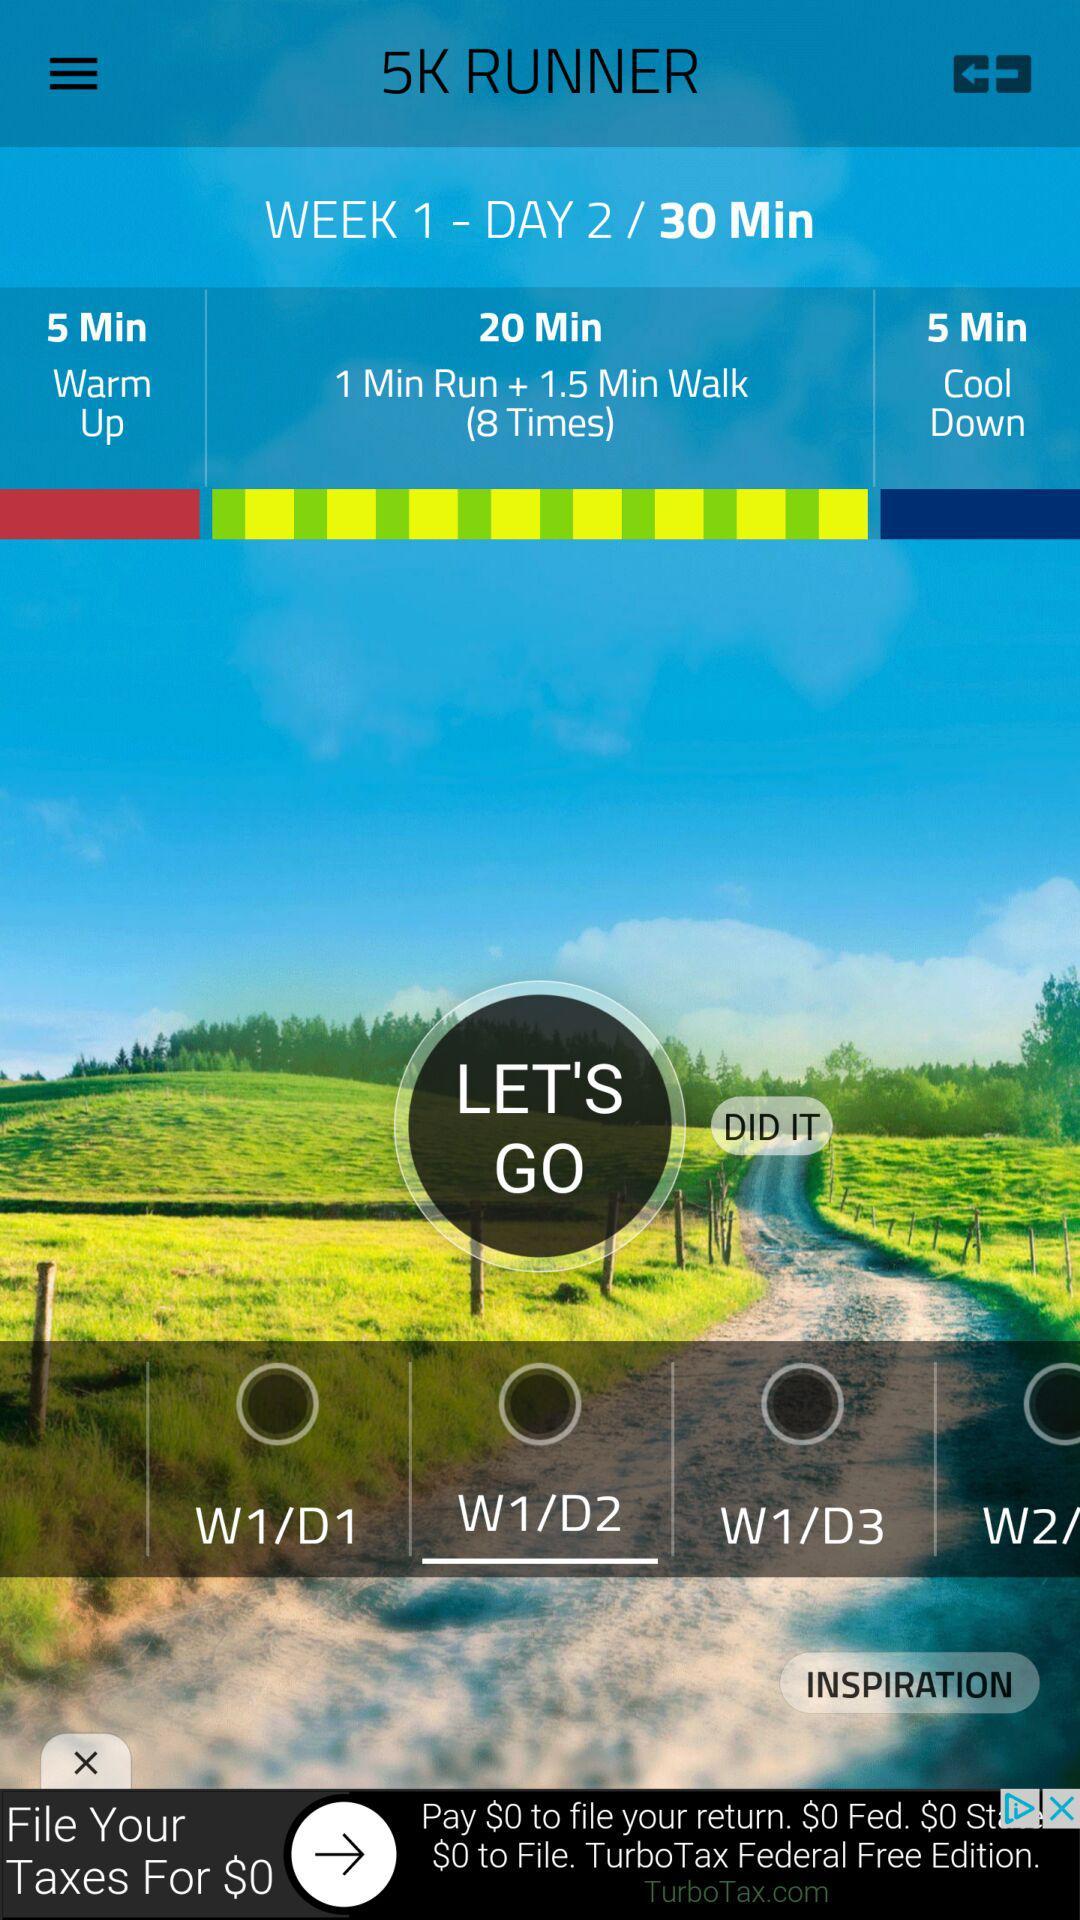 This screenshot has height=1920, width=1080. What do you see at coordinates (80, 73) in the screenshot?
I see `open menu` at bounding box center [80, 73].